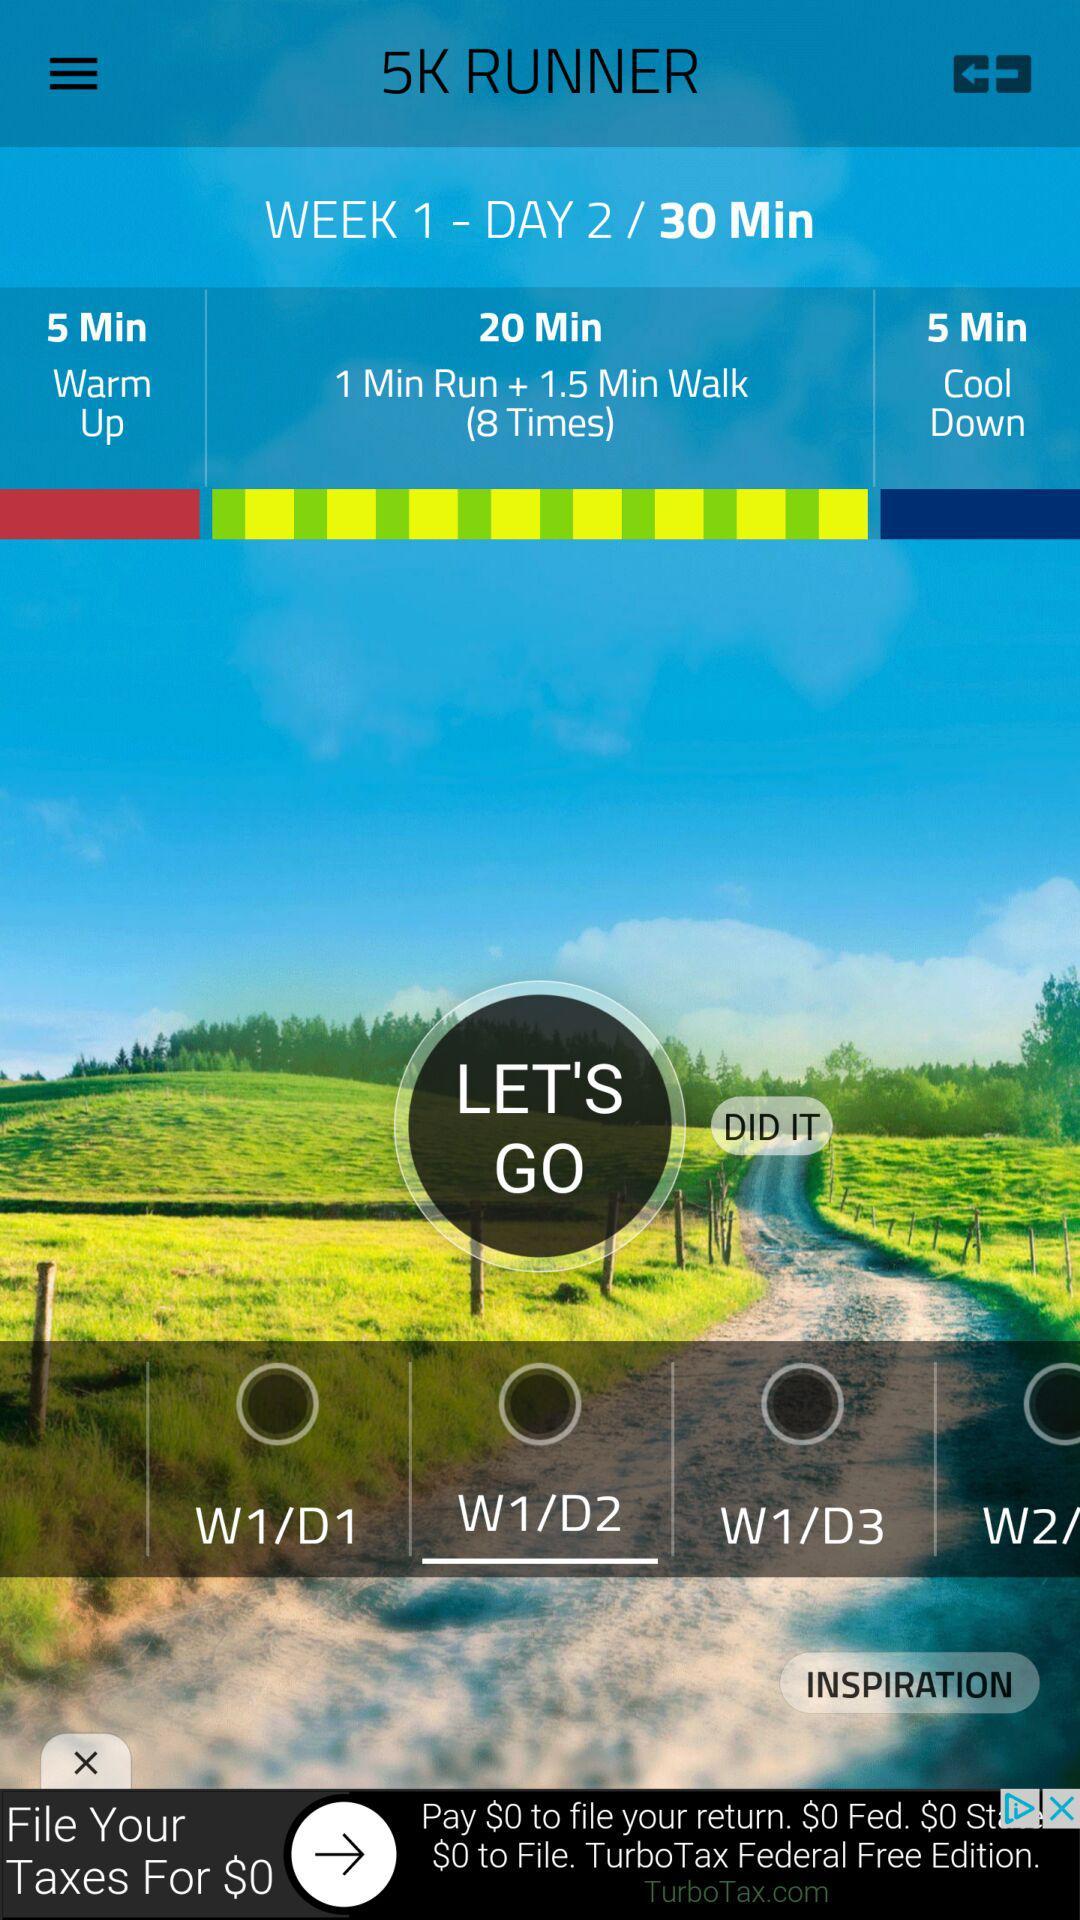 This screenshot has height=1920, width=1080. What do you see at coordinates (80, 73) in the screenshot?
I see `open menu` at bounding box center [80, 73].